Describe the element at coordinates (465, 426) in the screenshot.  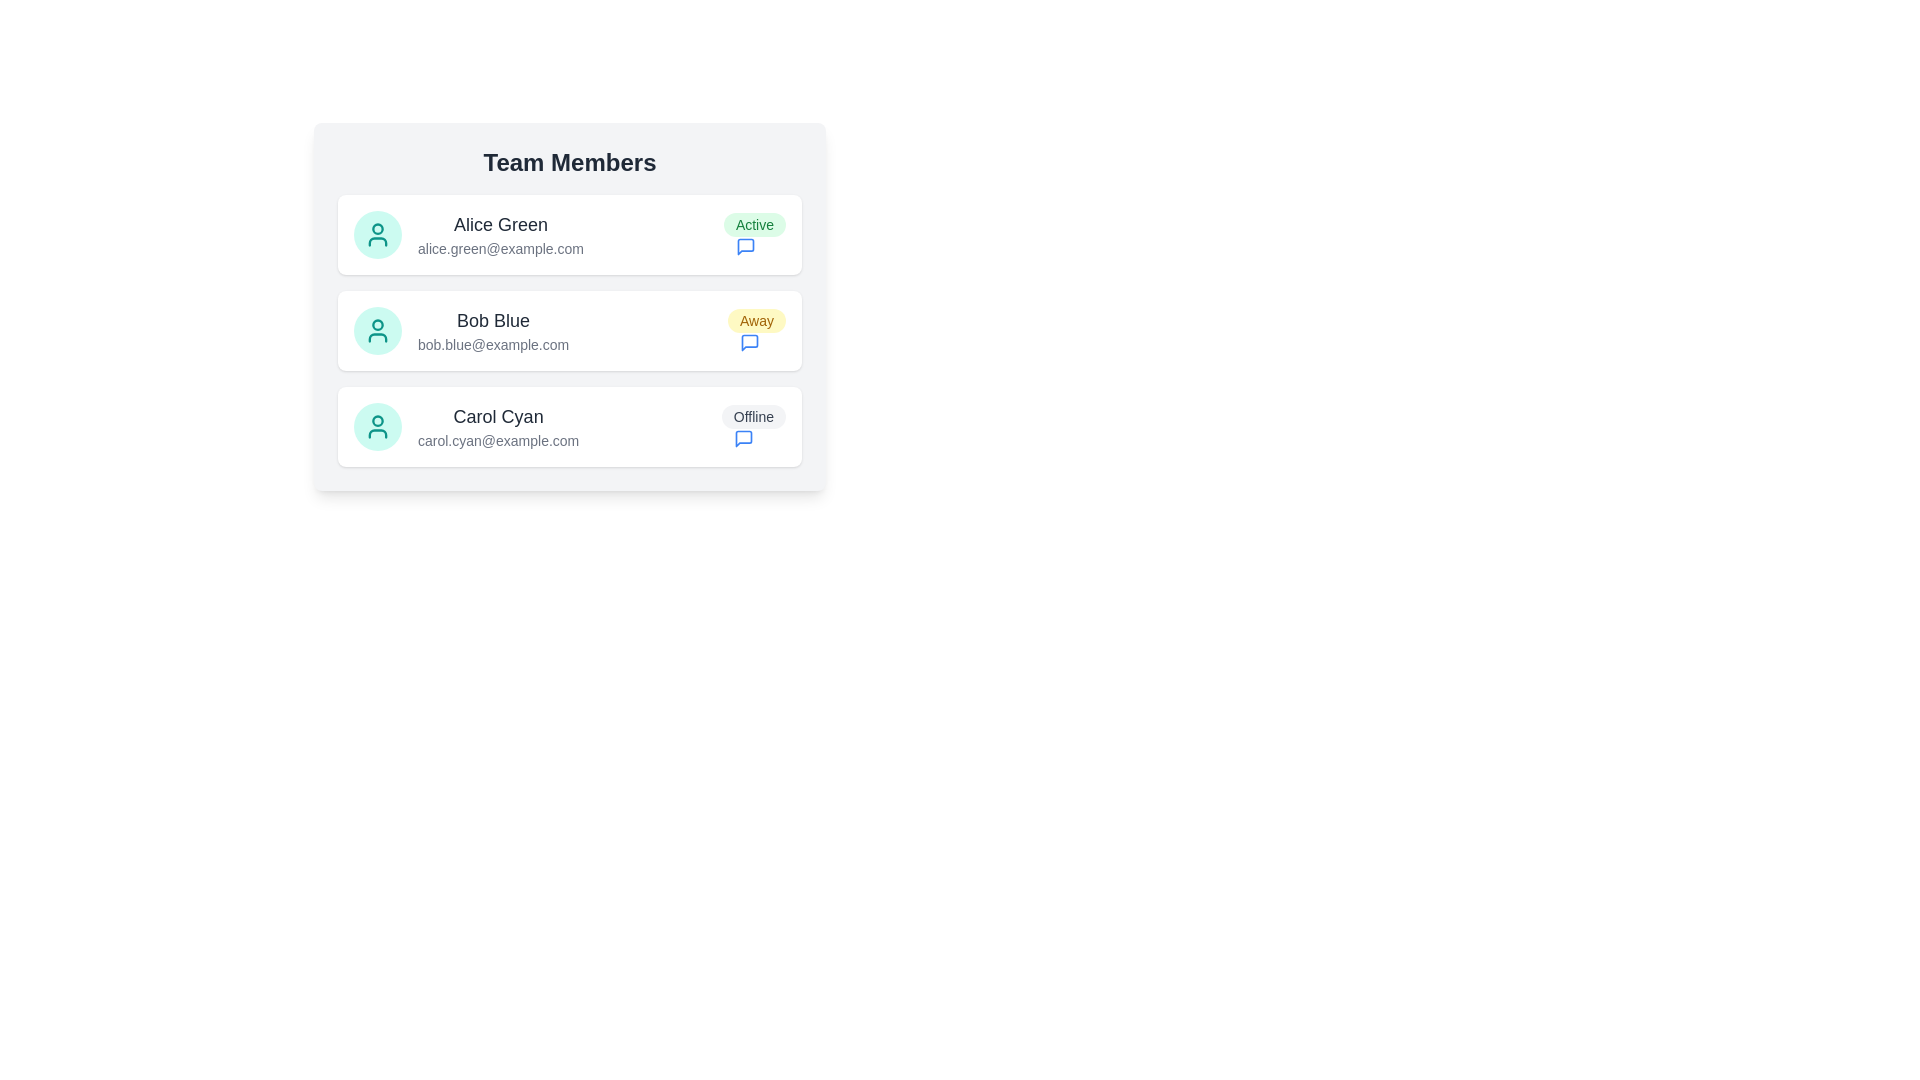
I see `the user entry for 'Carol Cyan'` at that location.